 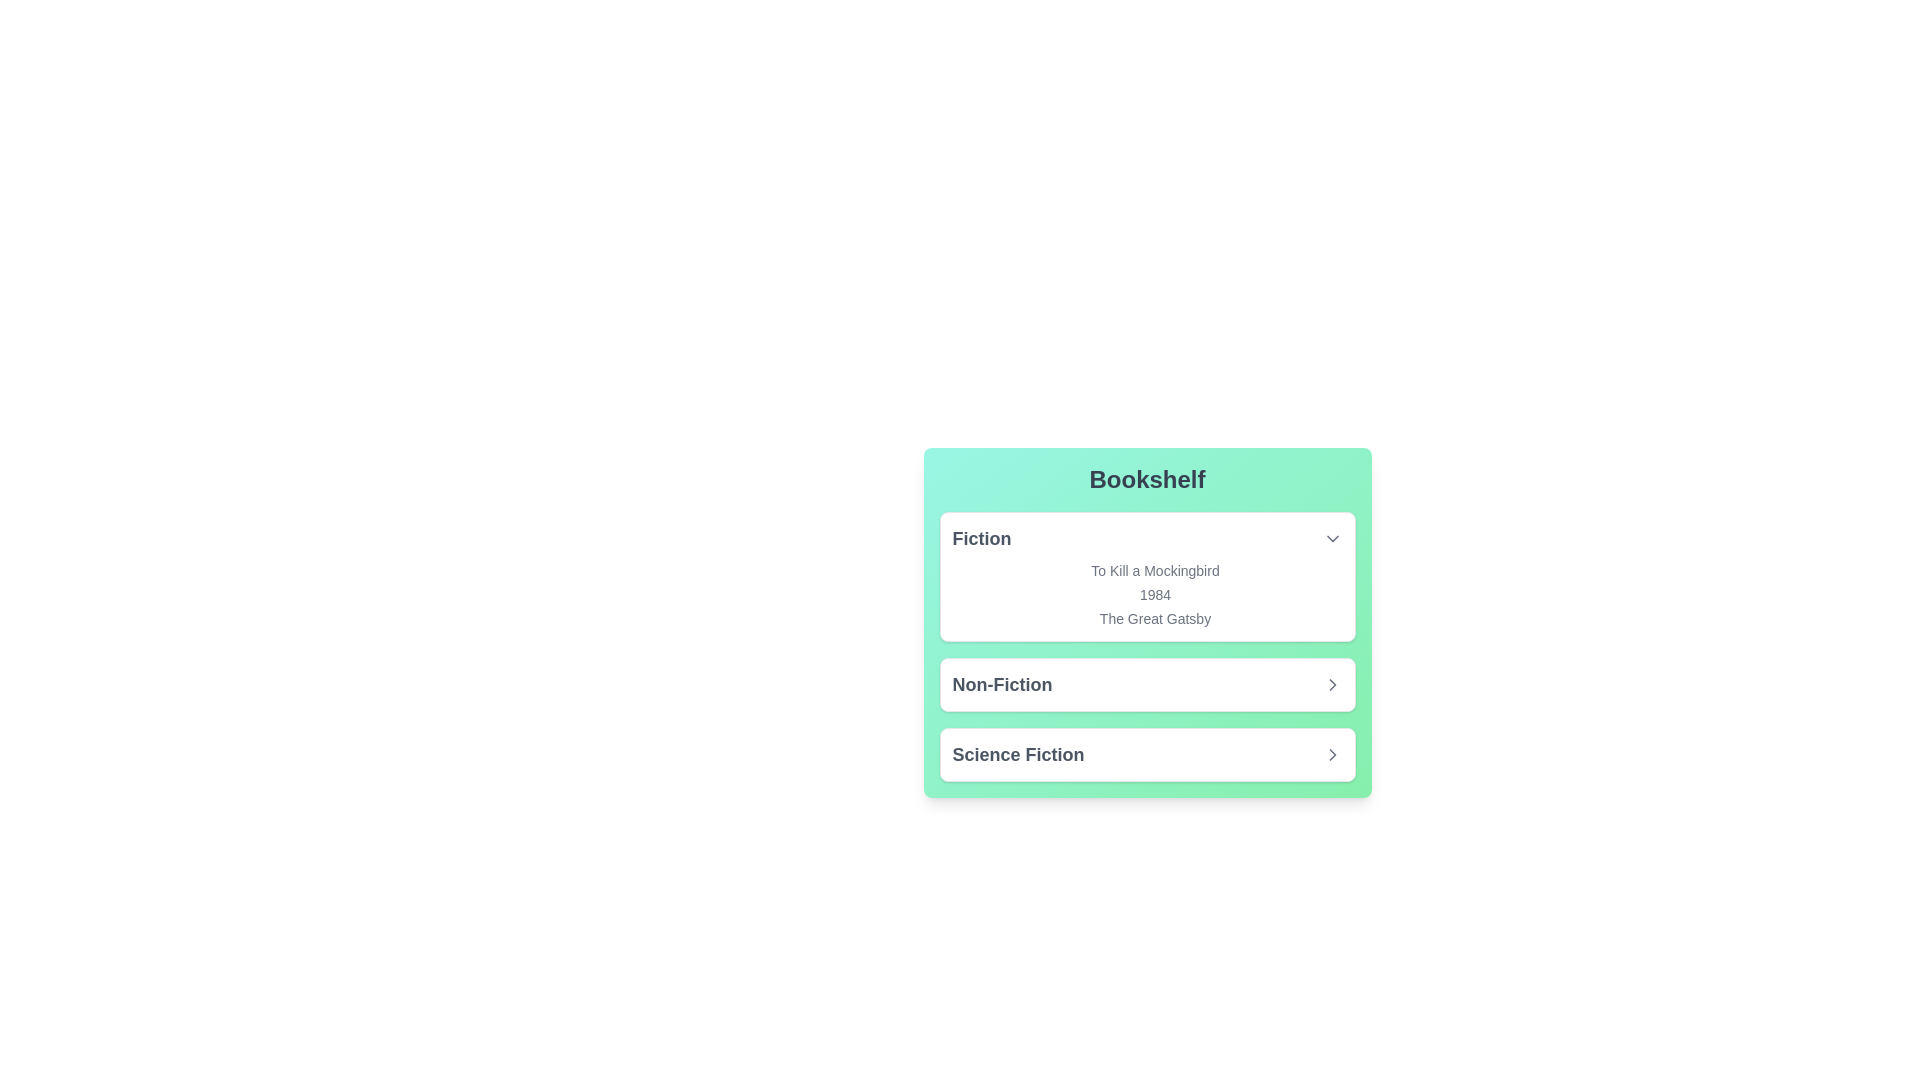 I want to click on the book title The Great Gatsby, so click(x=1147, y=617).